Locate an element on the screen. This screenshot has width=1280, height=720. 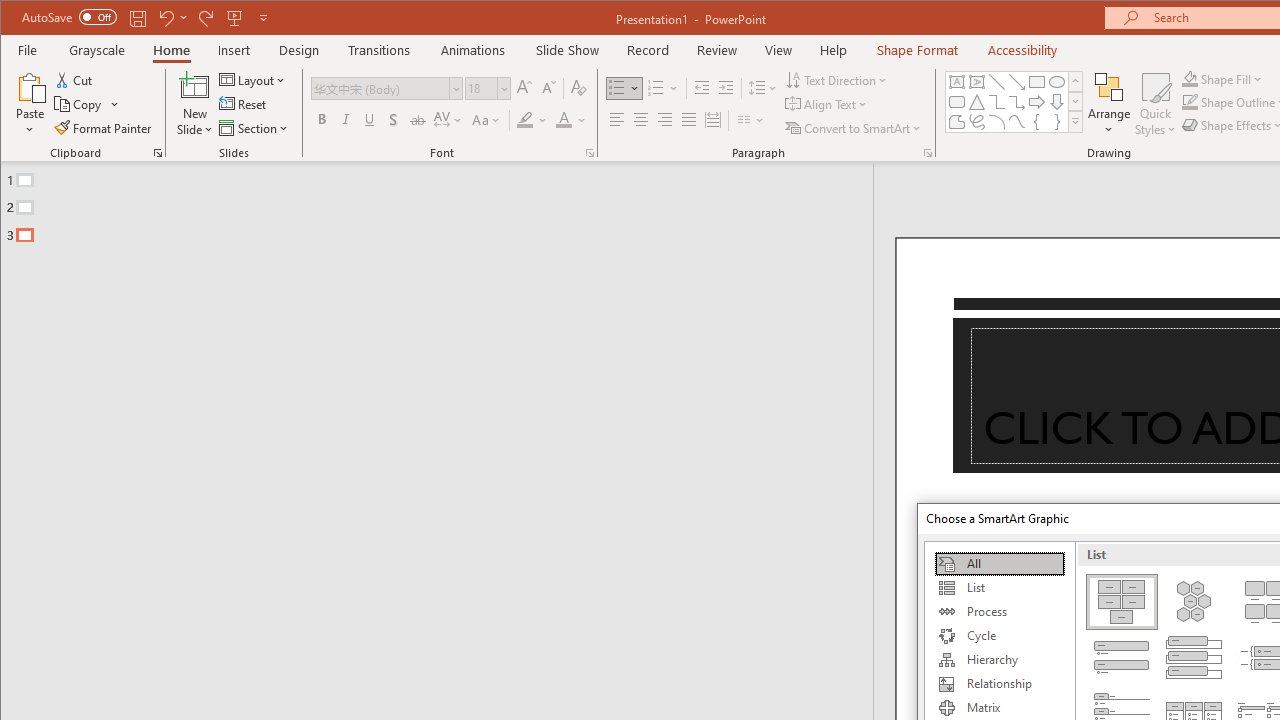
'Basic Block List' is located at coordinates (1121, 600).